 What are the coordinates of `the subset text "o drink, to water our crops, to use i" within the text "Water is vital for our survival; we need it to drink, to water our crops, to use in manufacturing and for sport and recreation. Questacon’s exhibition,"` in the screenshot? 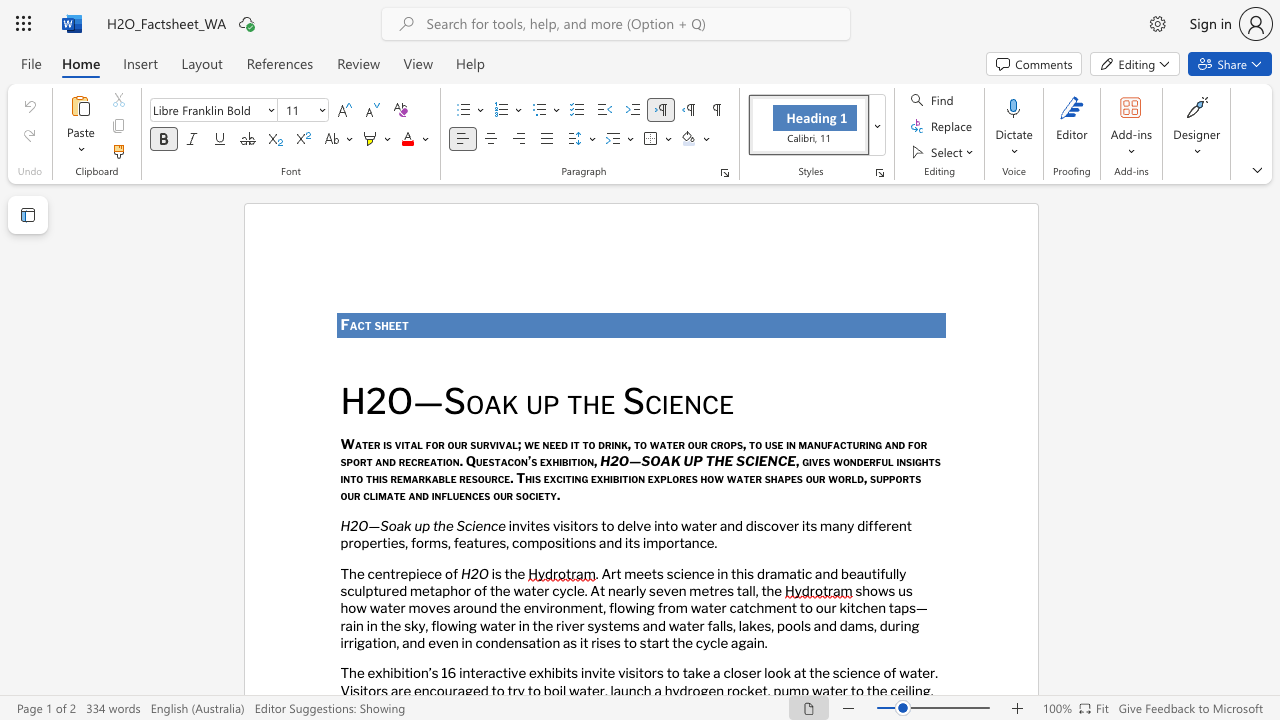 It's located at (587, 442).